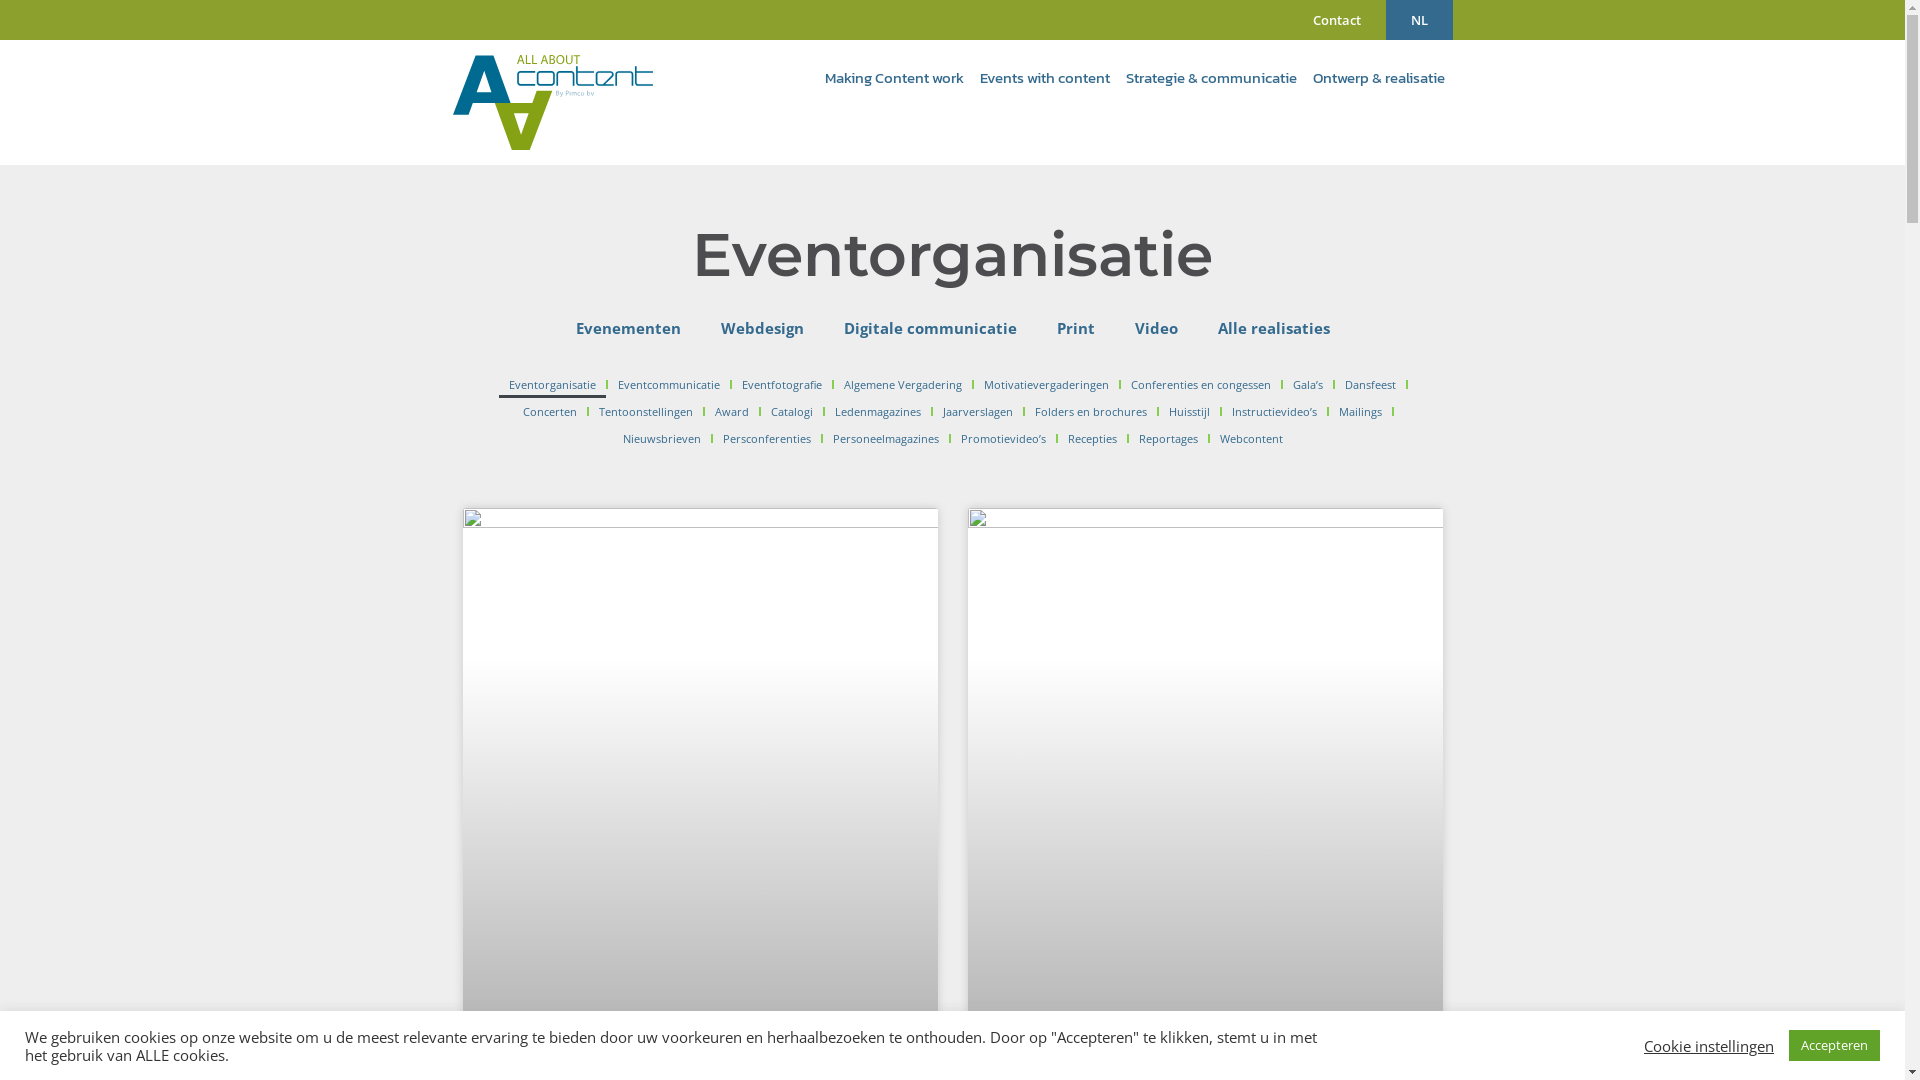  I want to click on 'Ledenmagazines', so click(824, 411).